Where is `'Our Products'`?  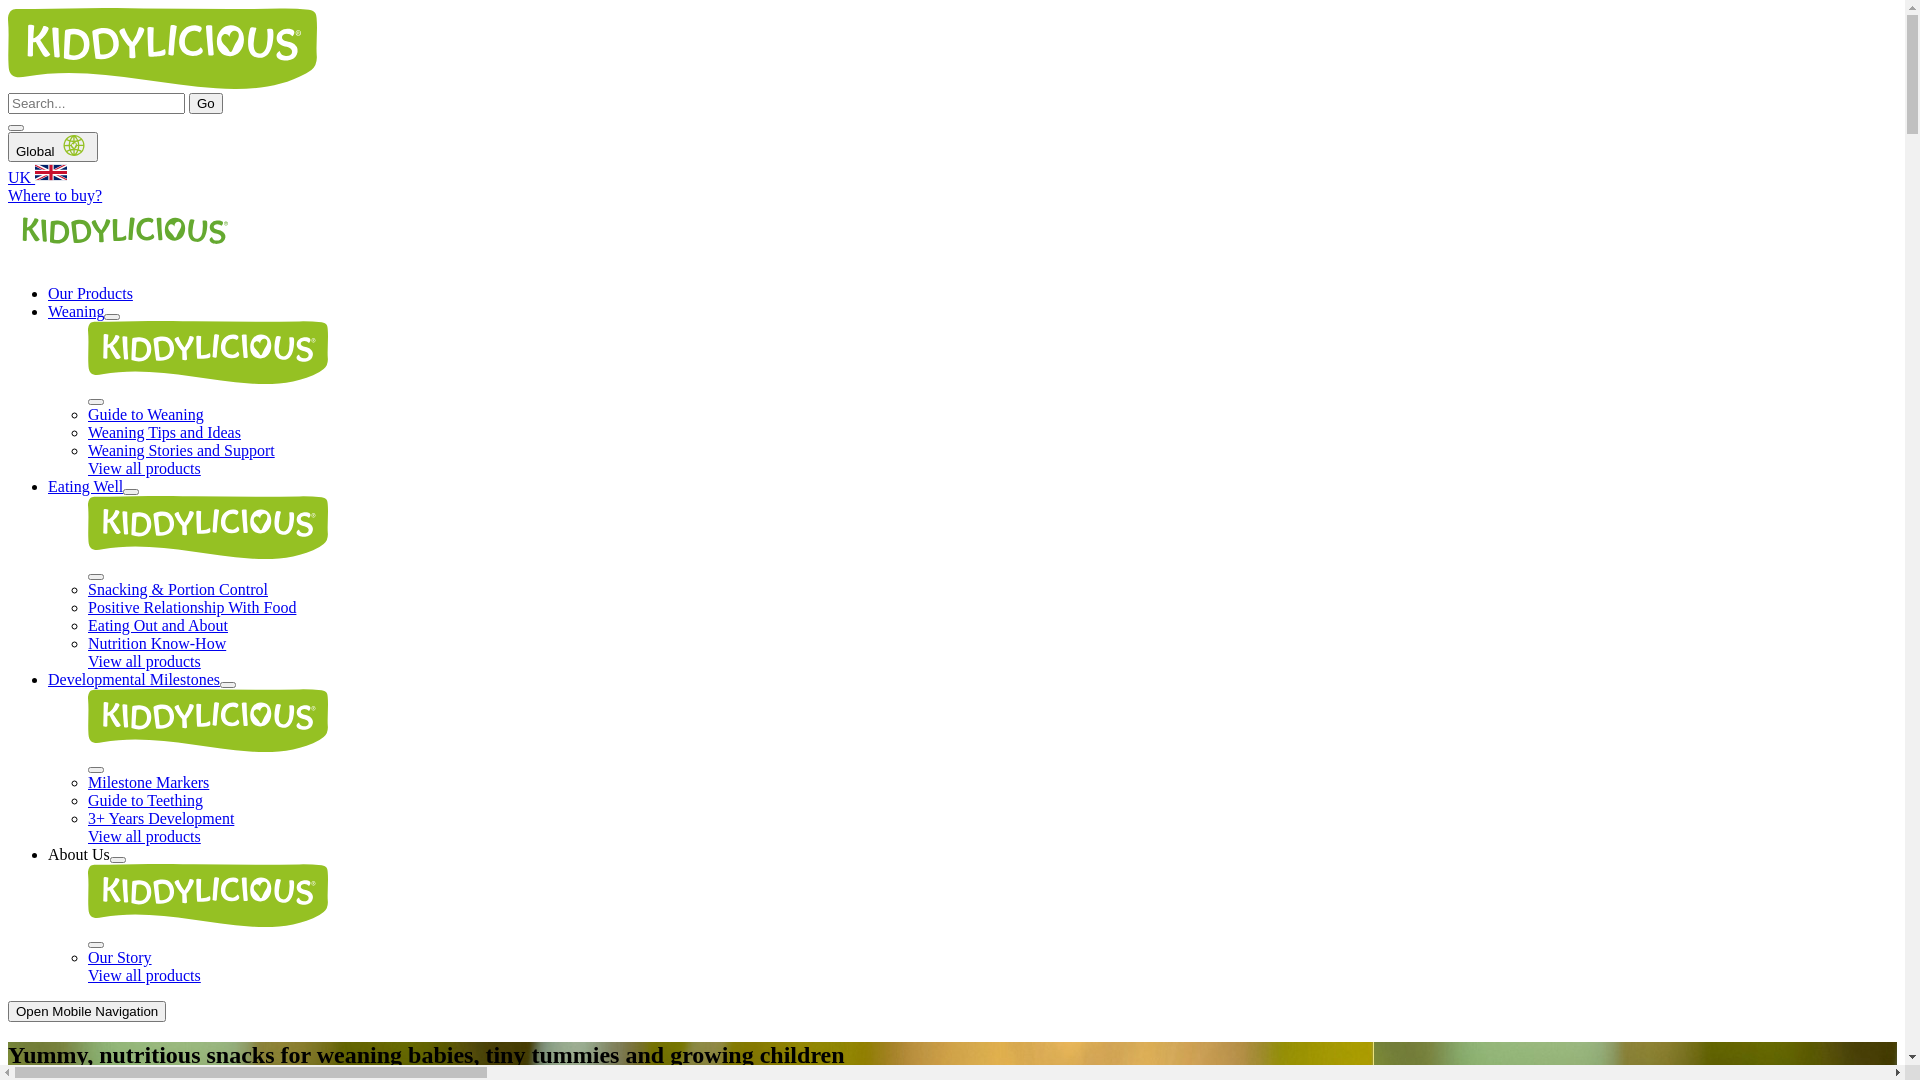
'Our Products' is located at coordinates (89, 293).